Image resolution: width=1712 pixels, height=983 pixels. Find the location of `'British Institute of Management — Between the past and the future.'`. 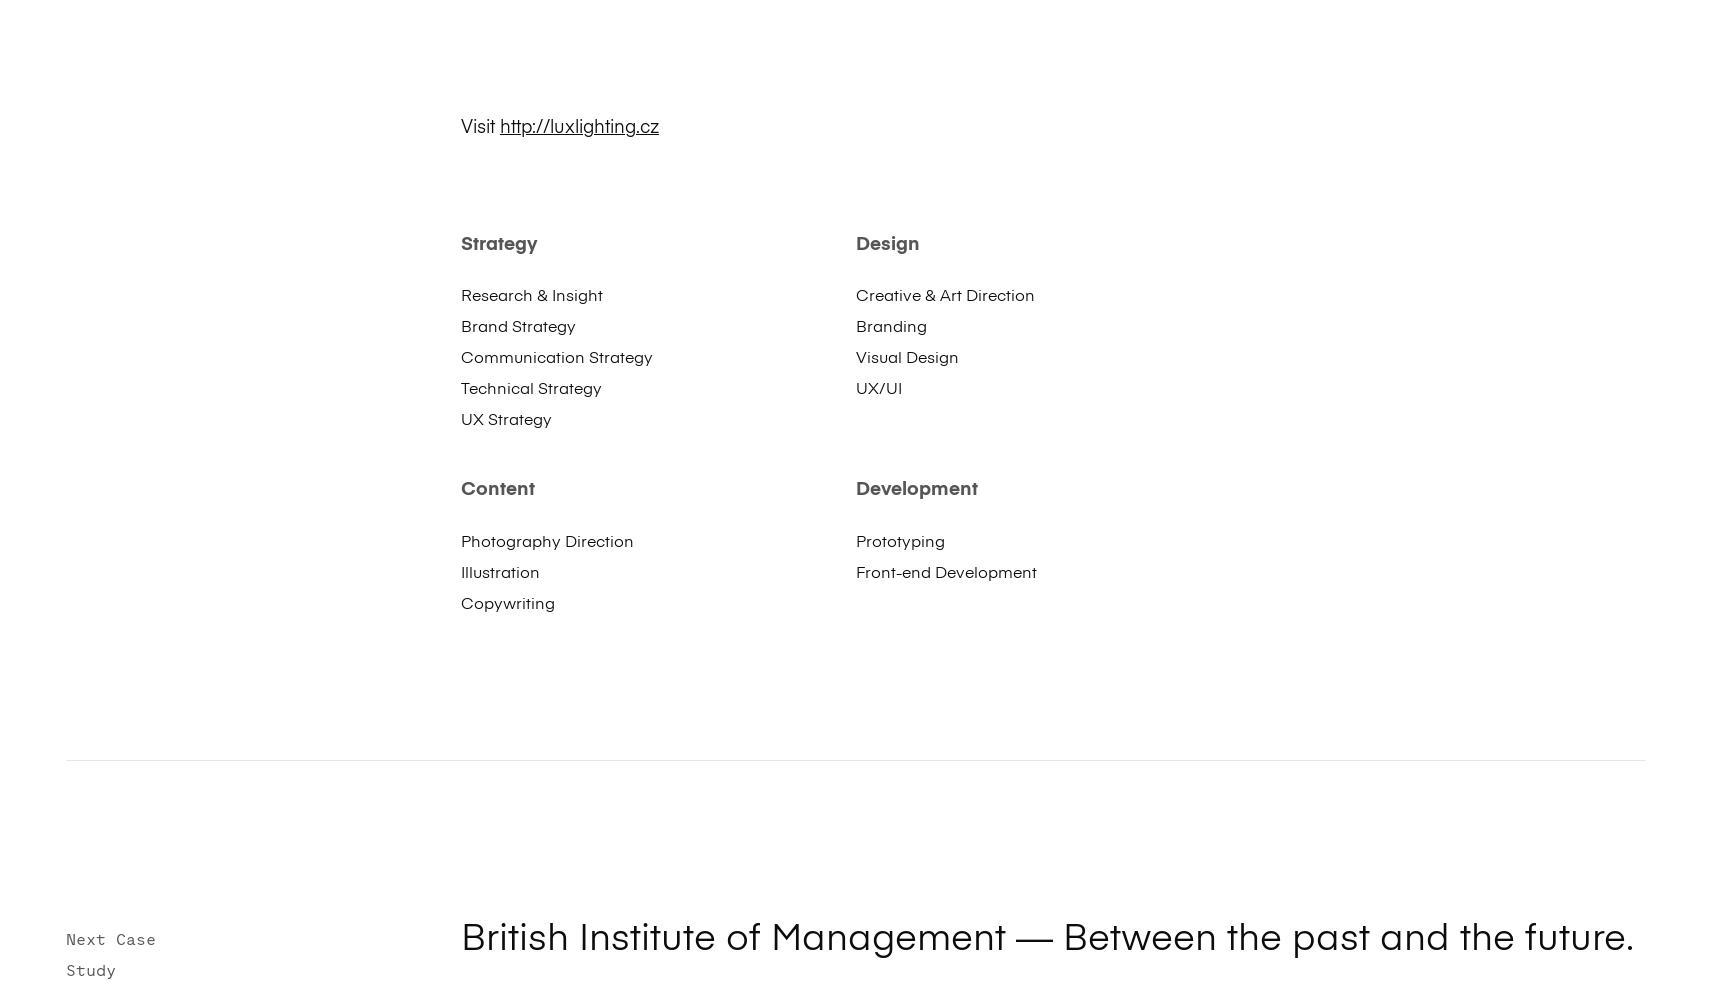

'British Institute of Management — Between the past and the future.' is located at coordinates (1045, 939).